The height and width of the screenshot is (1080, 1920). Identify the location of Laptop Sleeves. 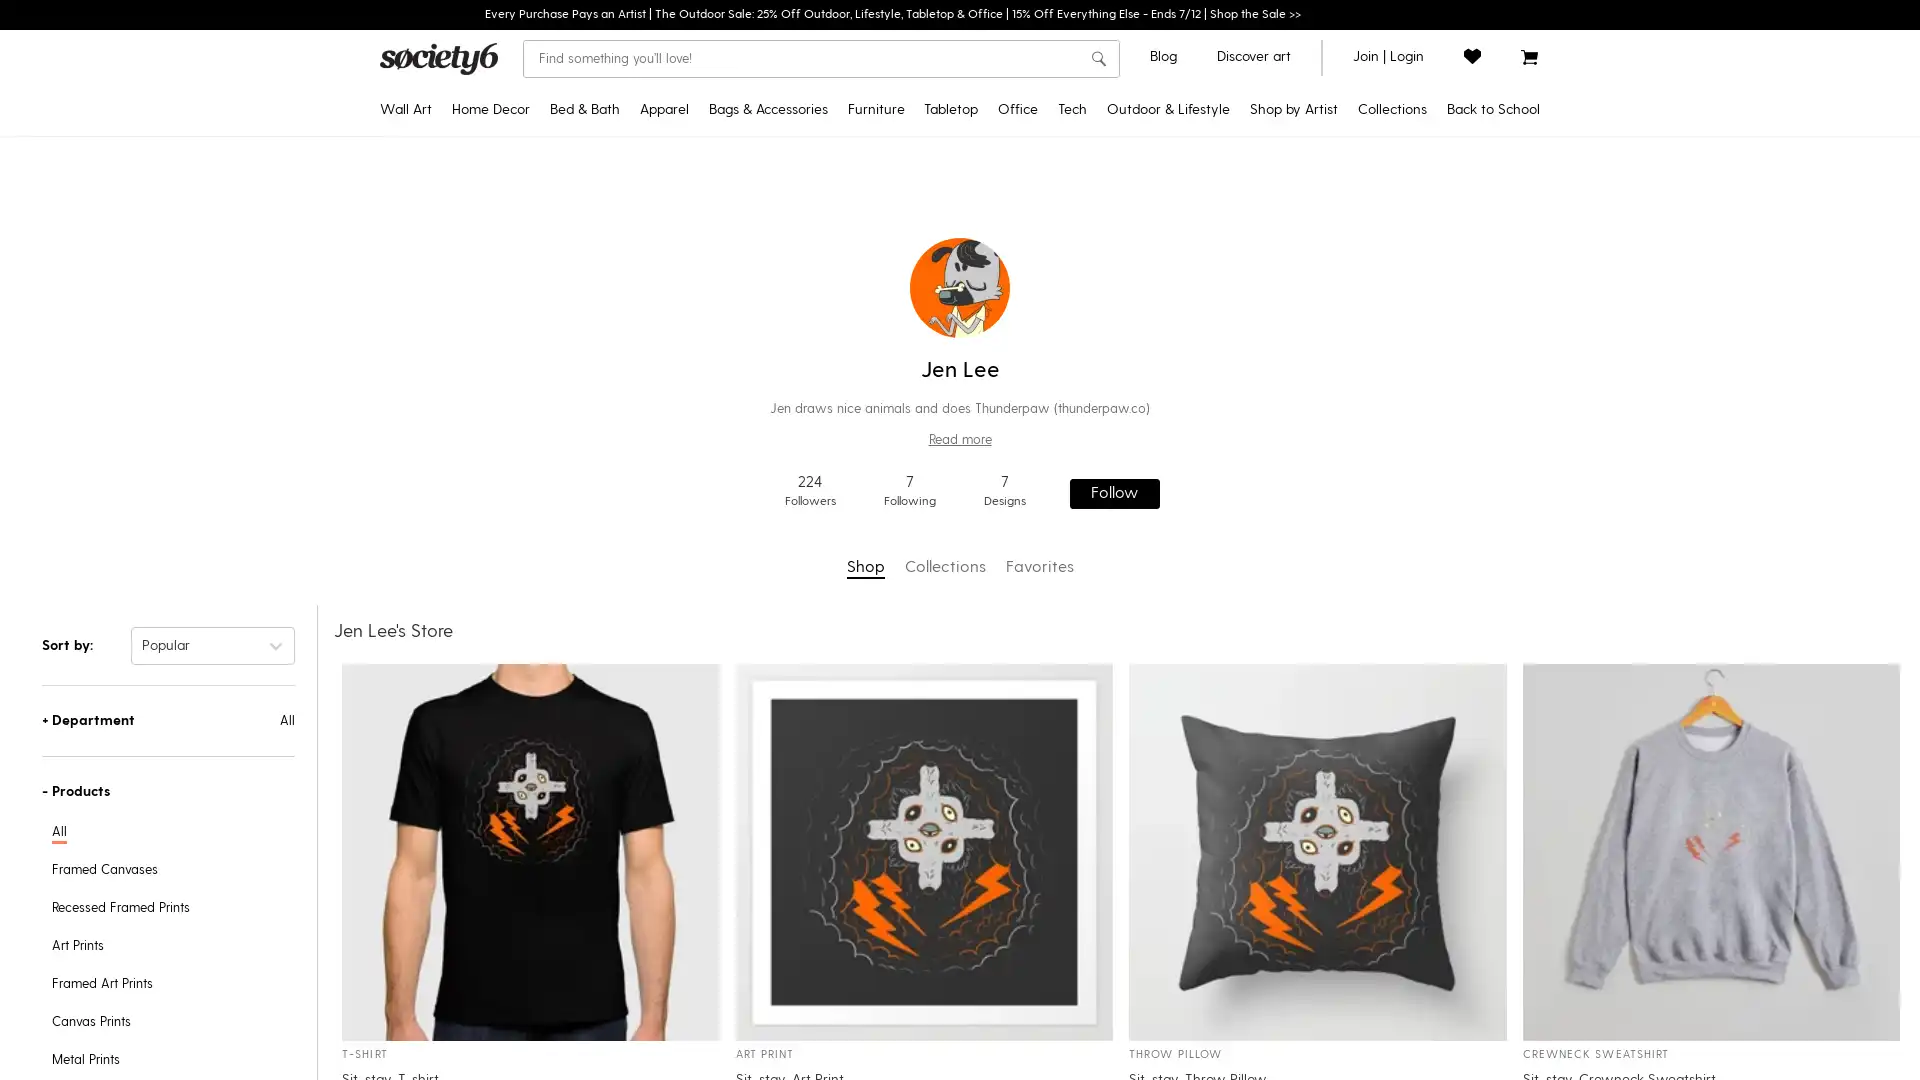
(1143, 416).